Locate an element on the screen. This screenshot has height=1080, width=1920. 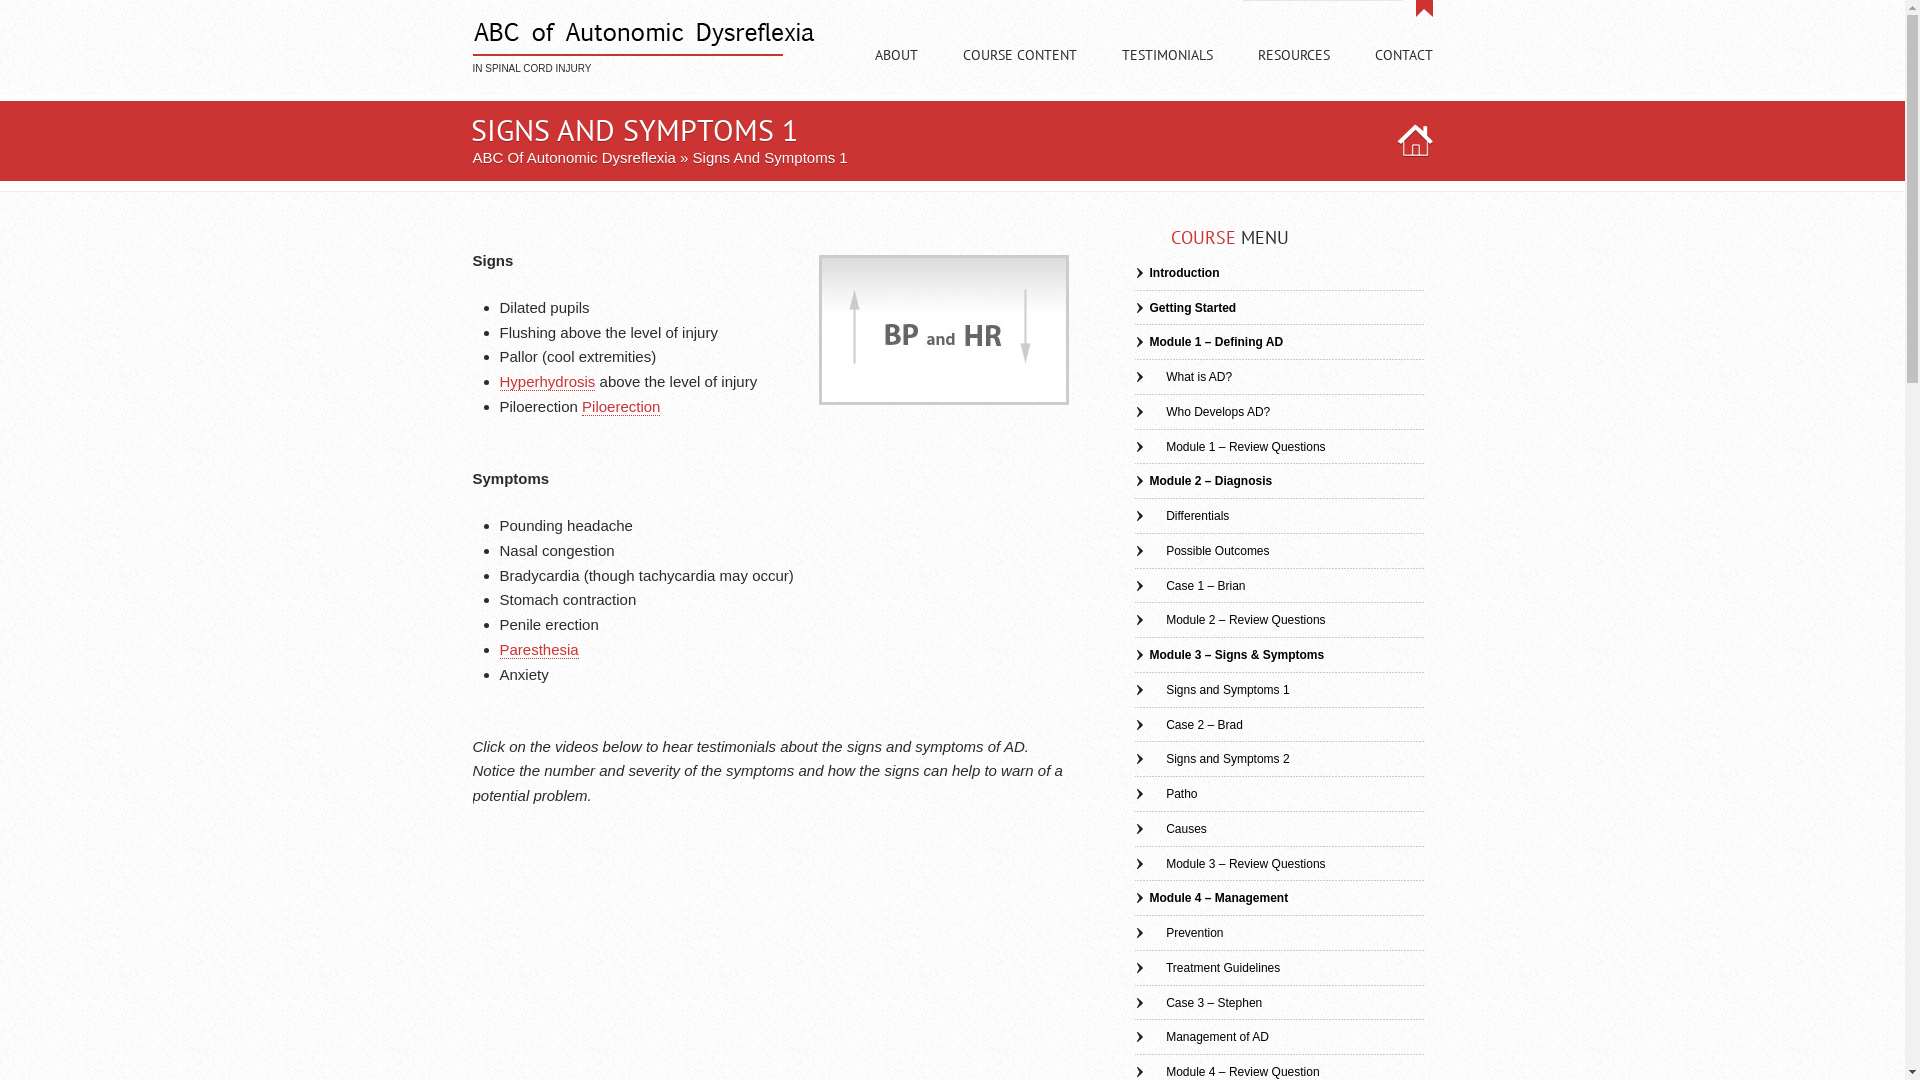
'     Signs and Symptoms 1' is located at coordinates (1210, 689).